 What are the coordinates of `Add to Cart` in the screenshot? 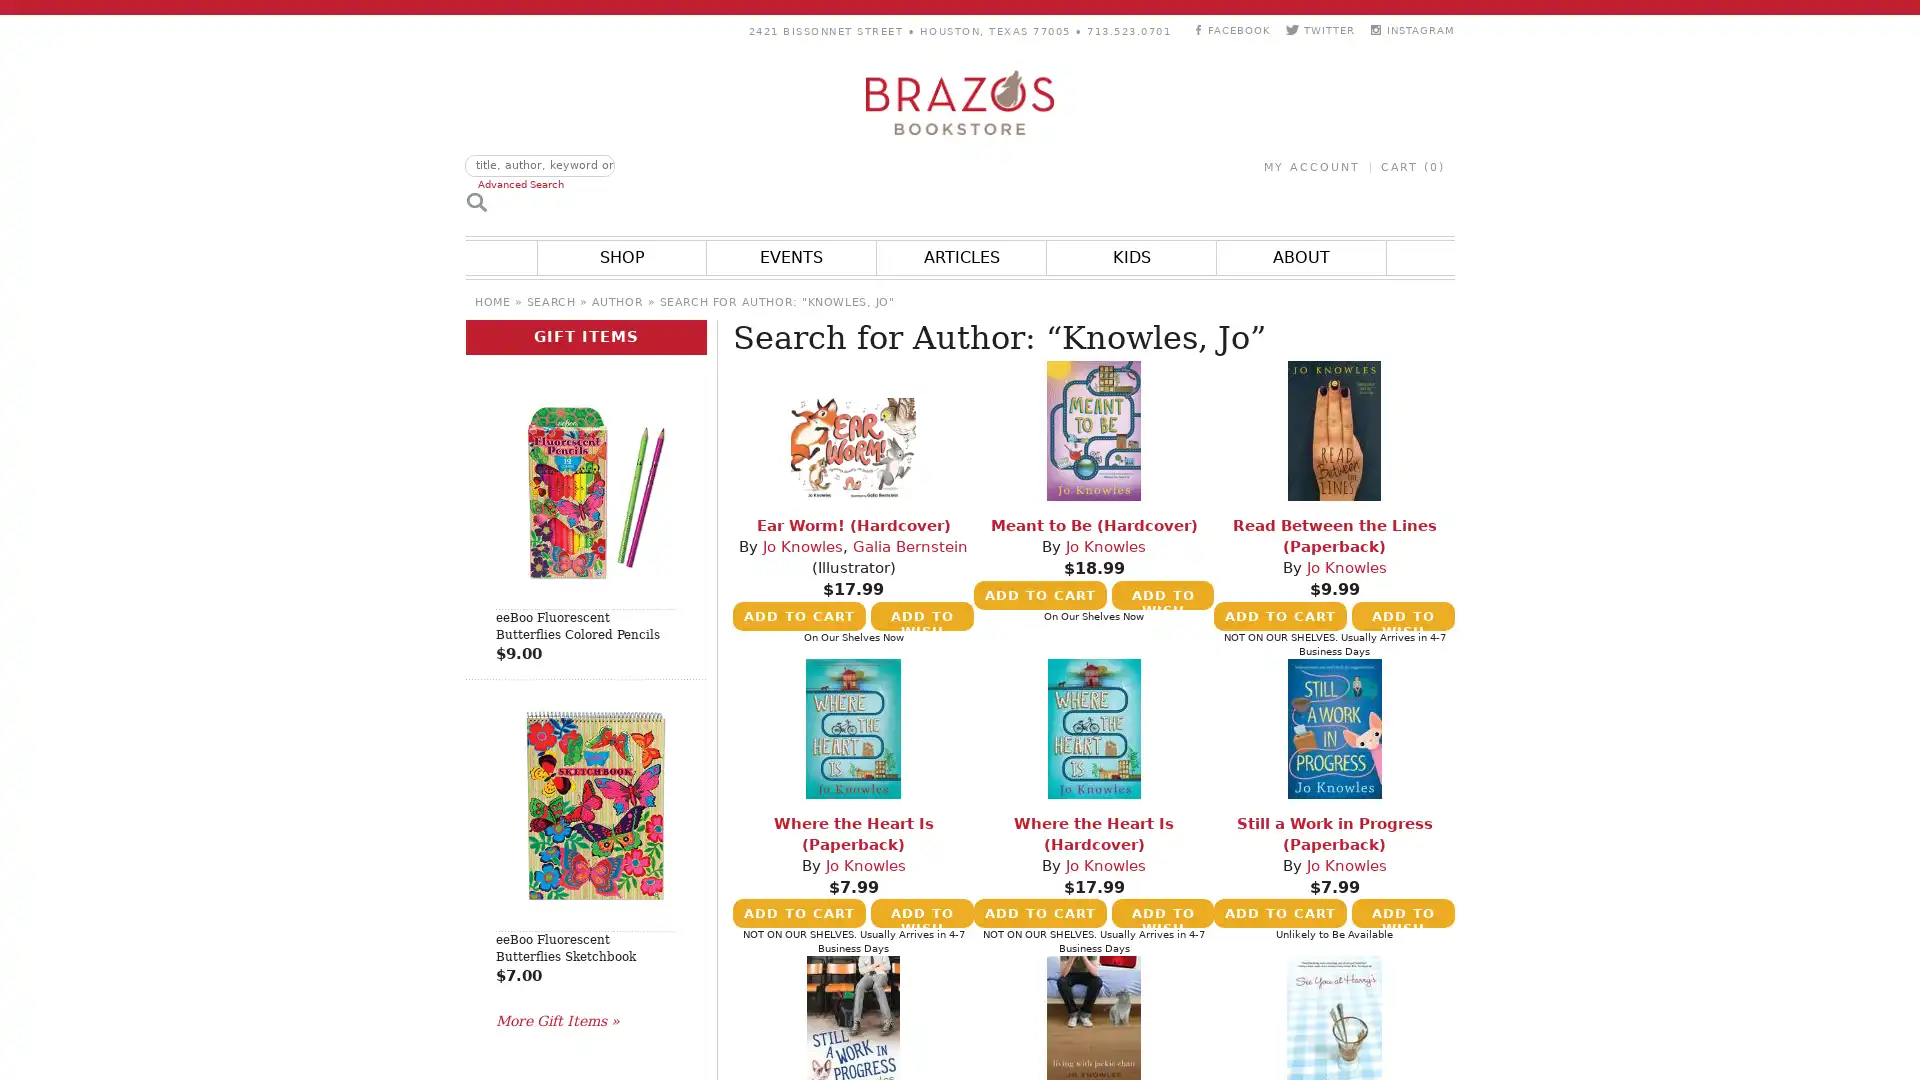 It's located at (1280, 913).